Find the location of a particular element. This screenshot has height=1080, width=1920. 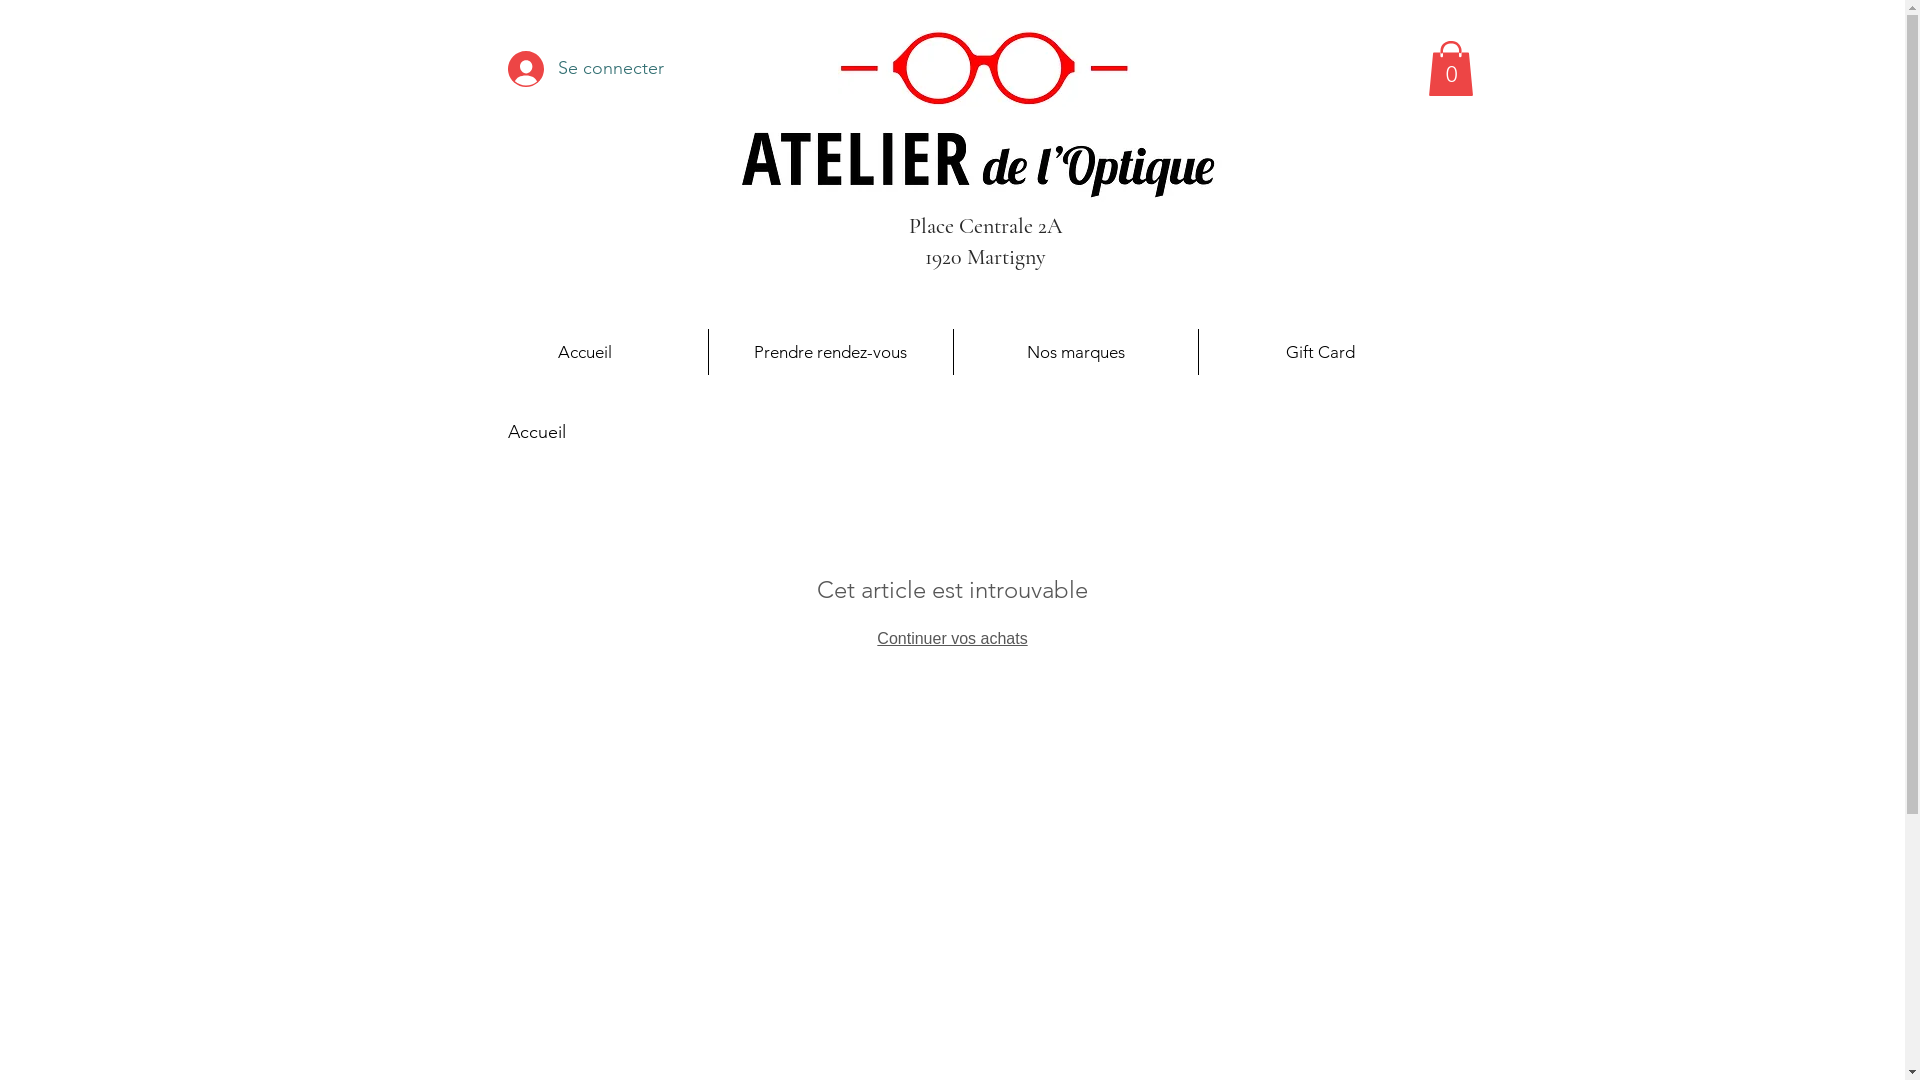

'0' is located at coordinates (1450, 67).